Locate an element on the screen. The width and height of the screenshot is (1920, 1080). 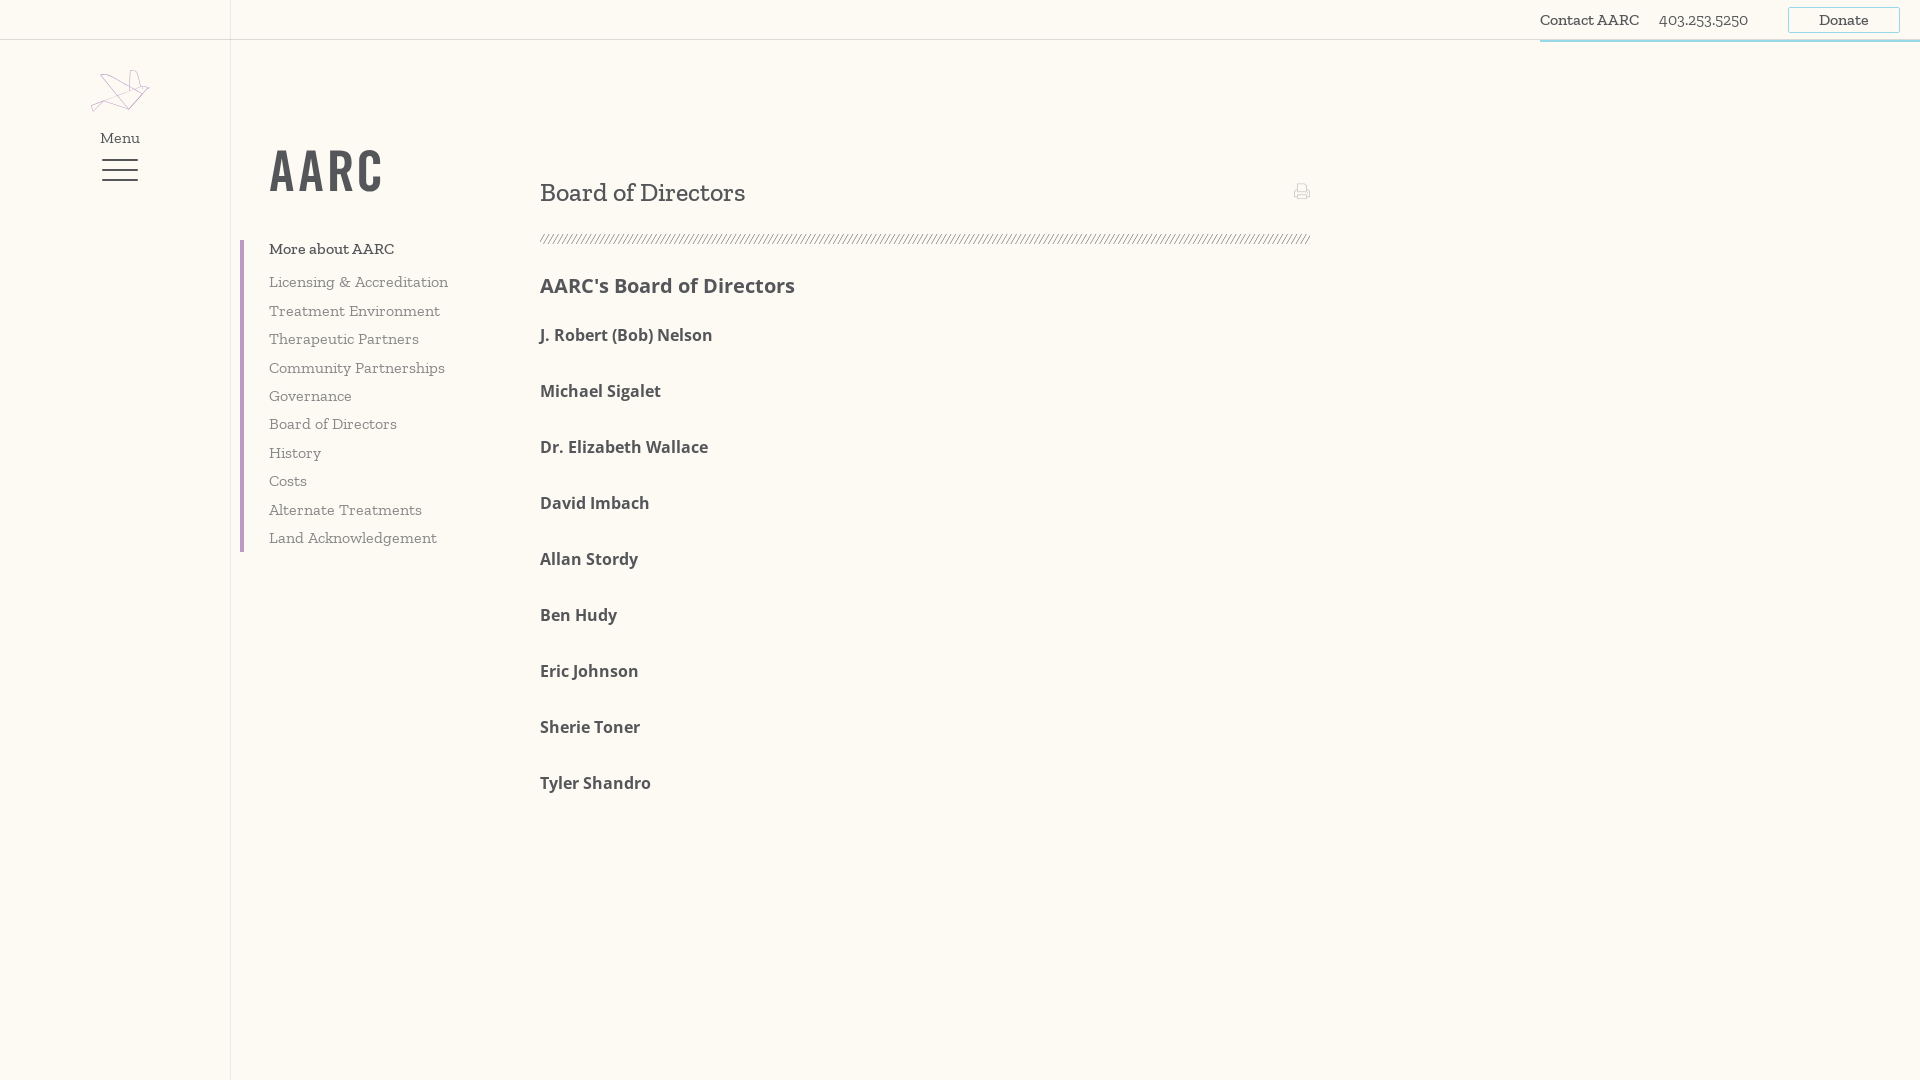
'Costs' is located at coordinates (374, 481).